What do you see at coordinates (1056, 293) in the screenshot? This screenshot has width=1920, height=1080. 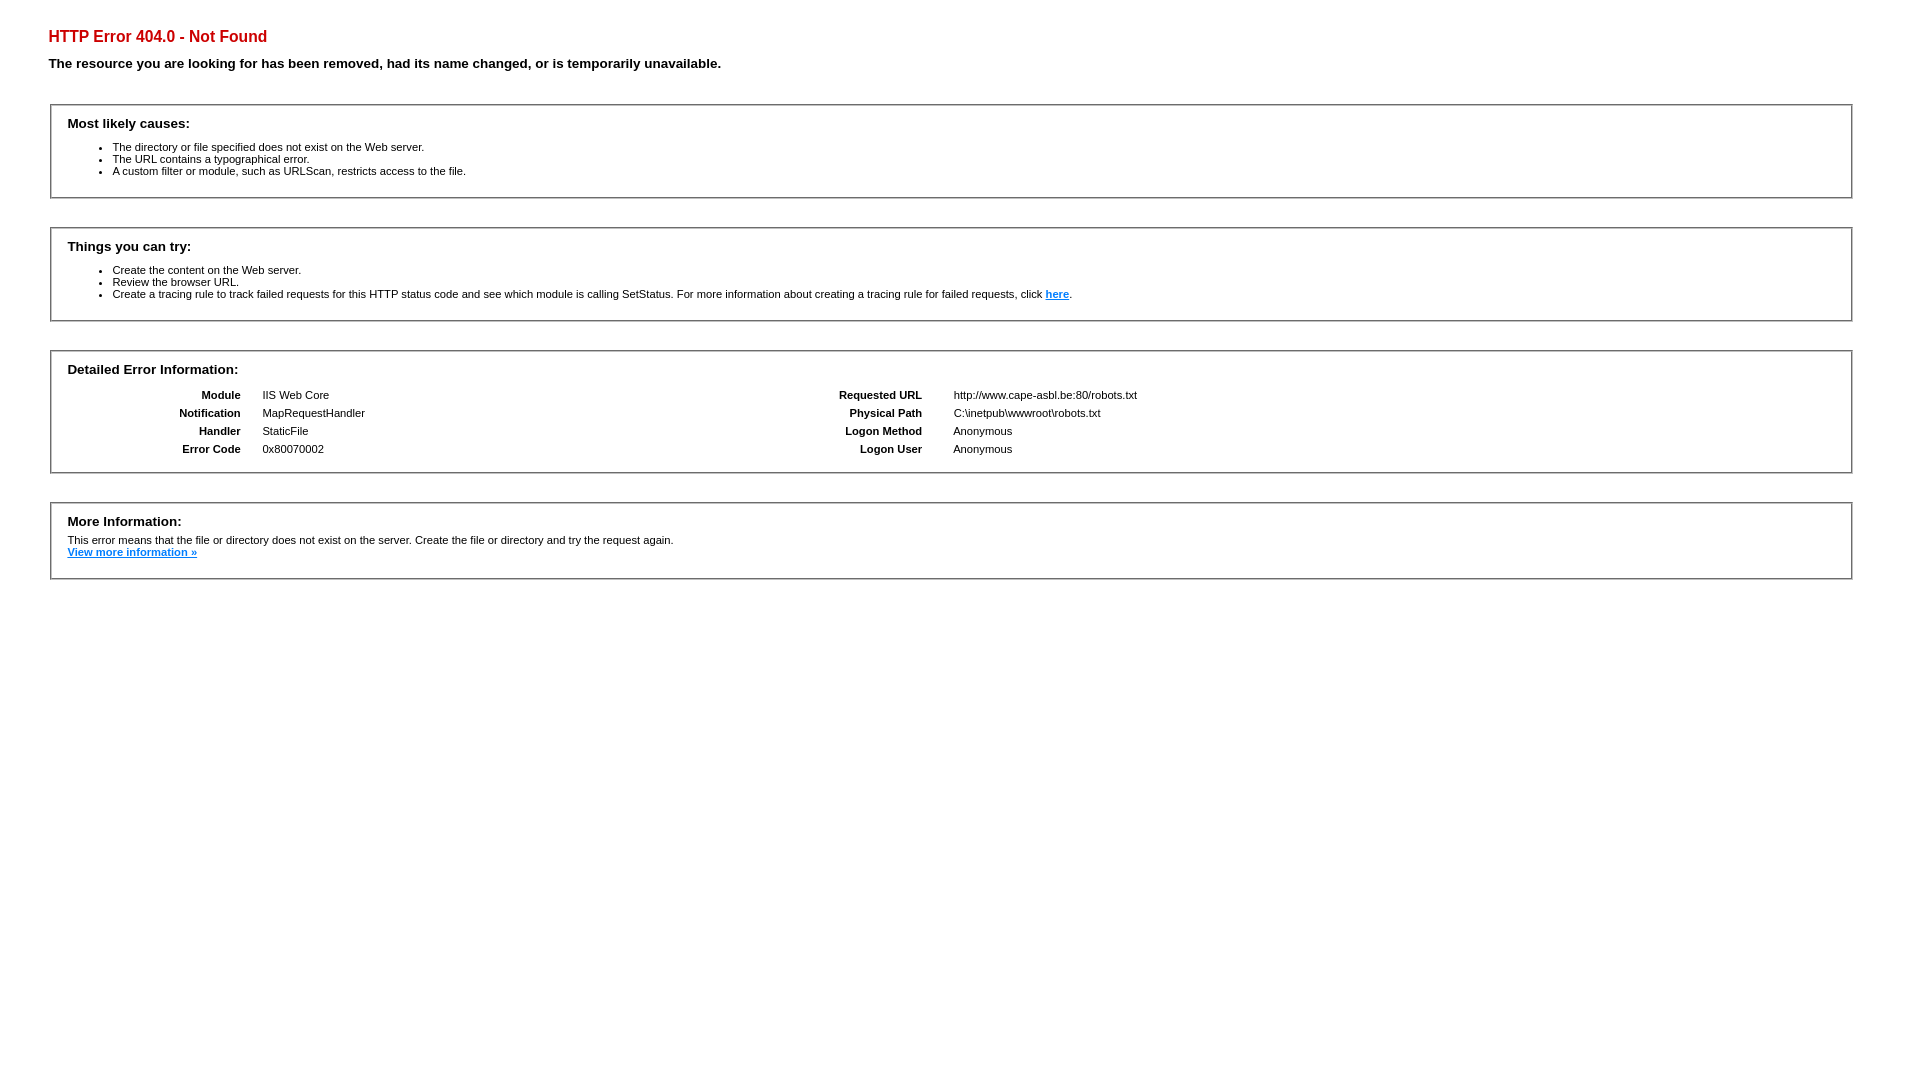 I see `'here'` at bounding box center [1056, 293].